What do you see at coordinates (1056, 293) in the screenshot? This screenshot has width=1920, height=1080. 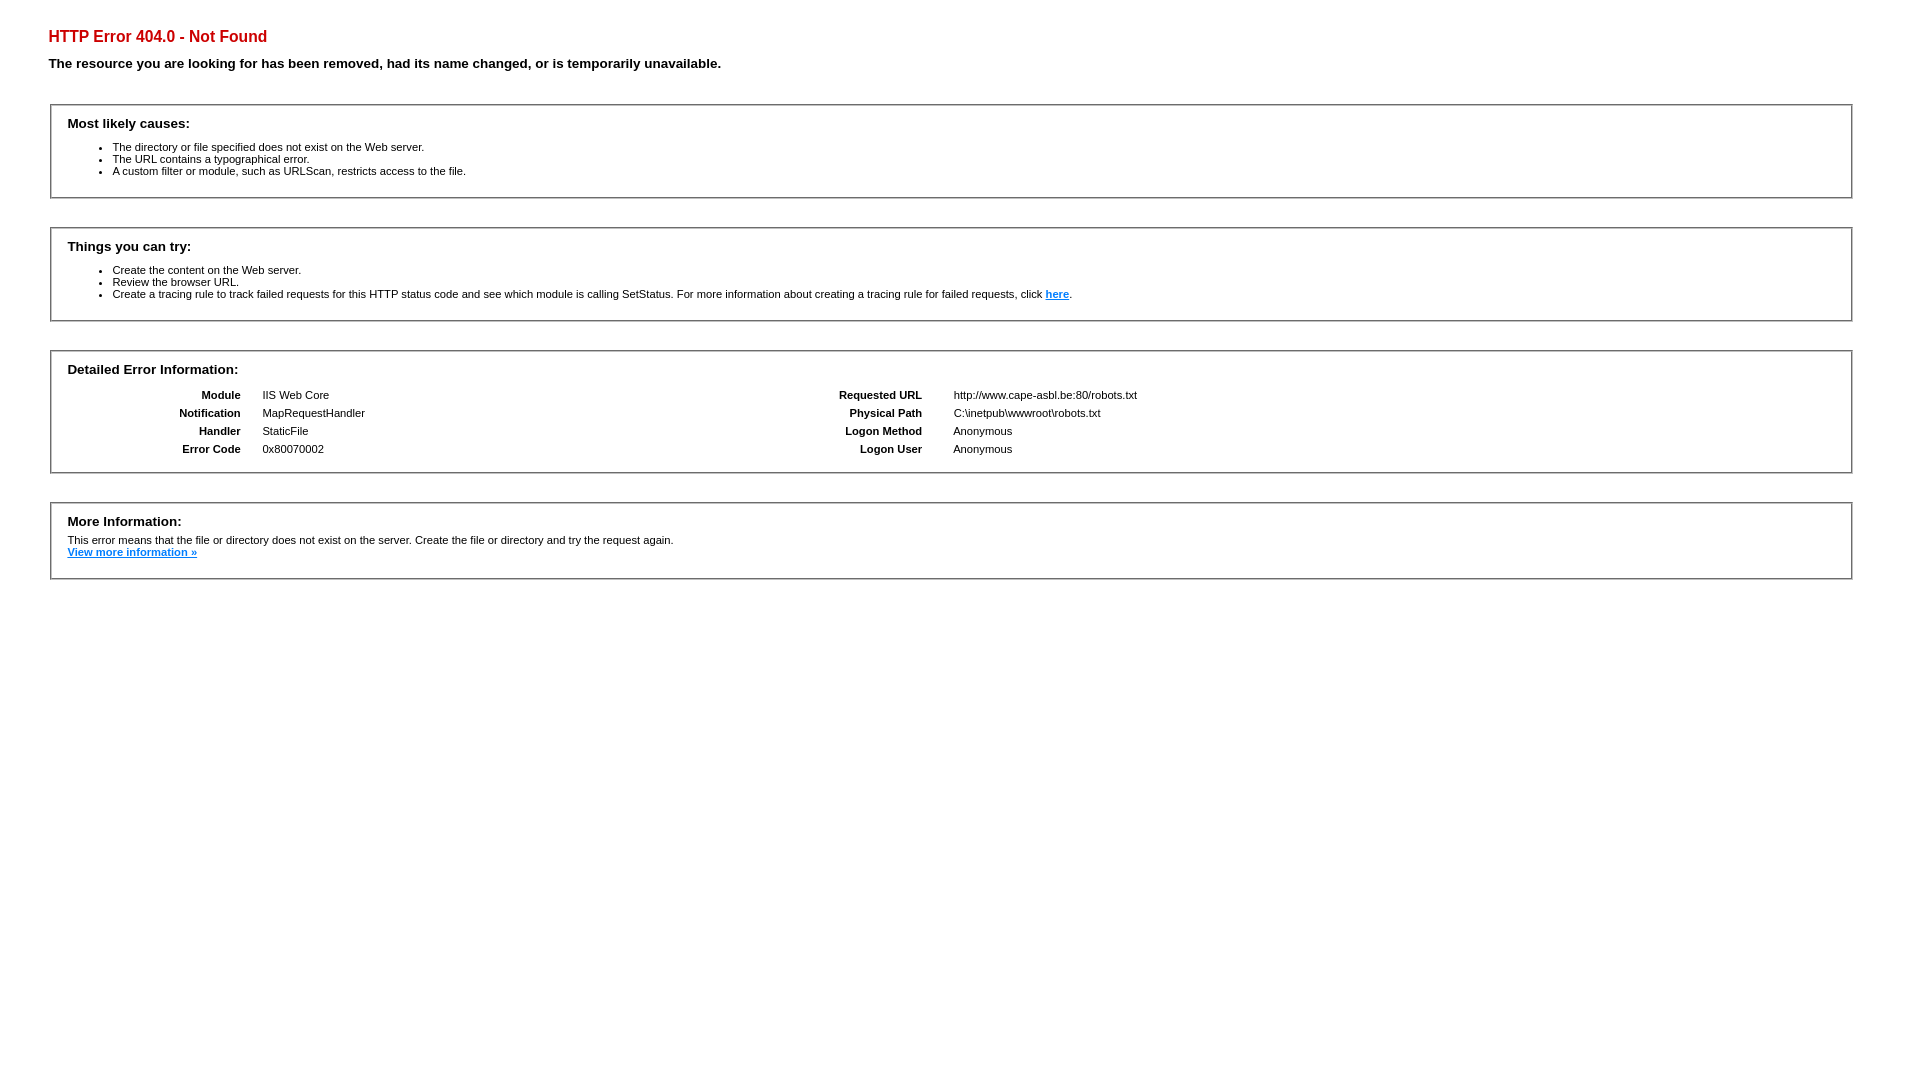 I see `'here'` at bounding box center [1056, 293].